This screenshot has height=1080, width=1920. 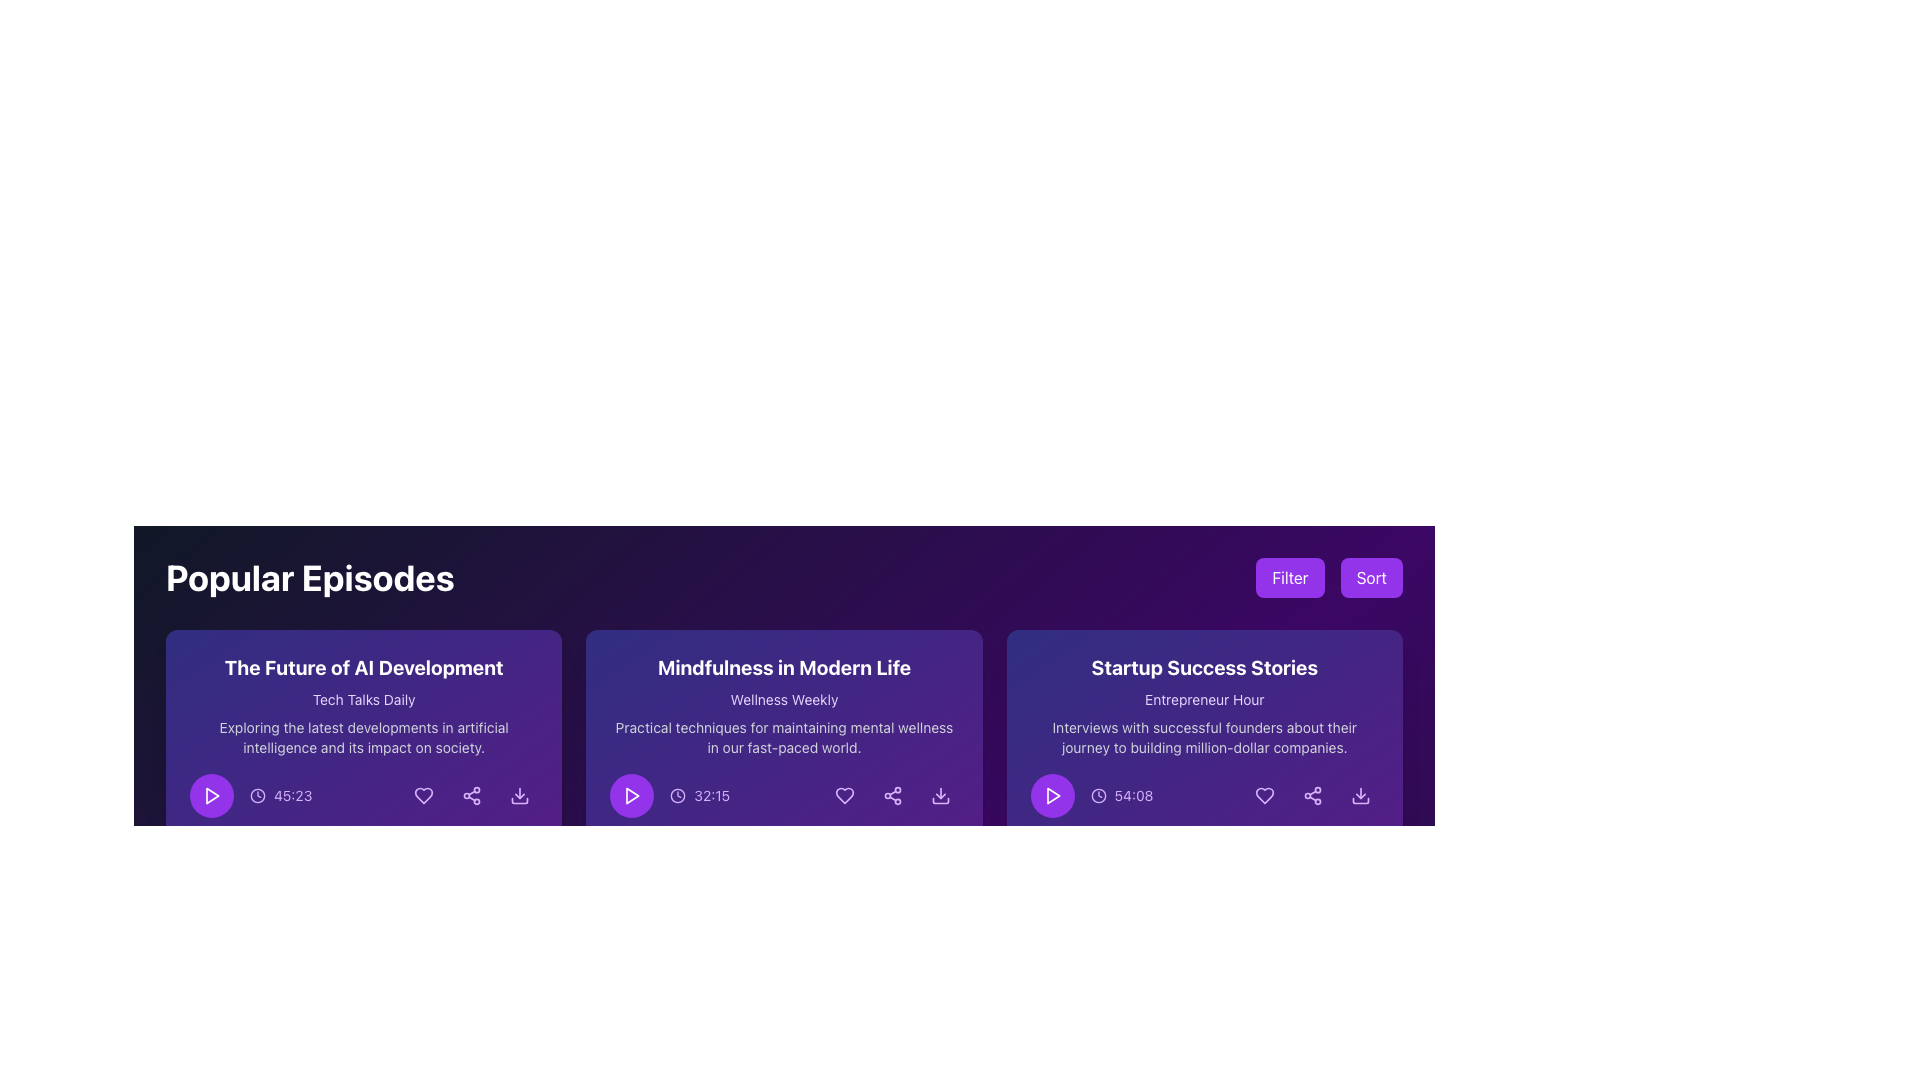 What do you see at coordinates (292, 794) in the screenshot?
I see `the text display showing the duration '45:23' in a purple hue, located near the lower left corner of the first card in a series of three cards, to the right of a clock icon` at bounding box center [292, 794].